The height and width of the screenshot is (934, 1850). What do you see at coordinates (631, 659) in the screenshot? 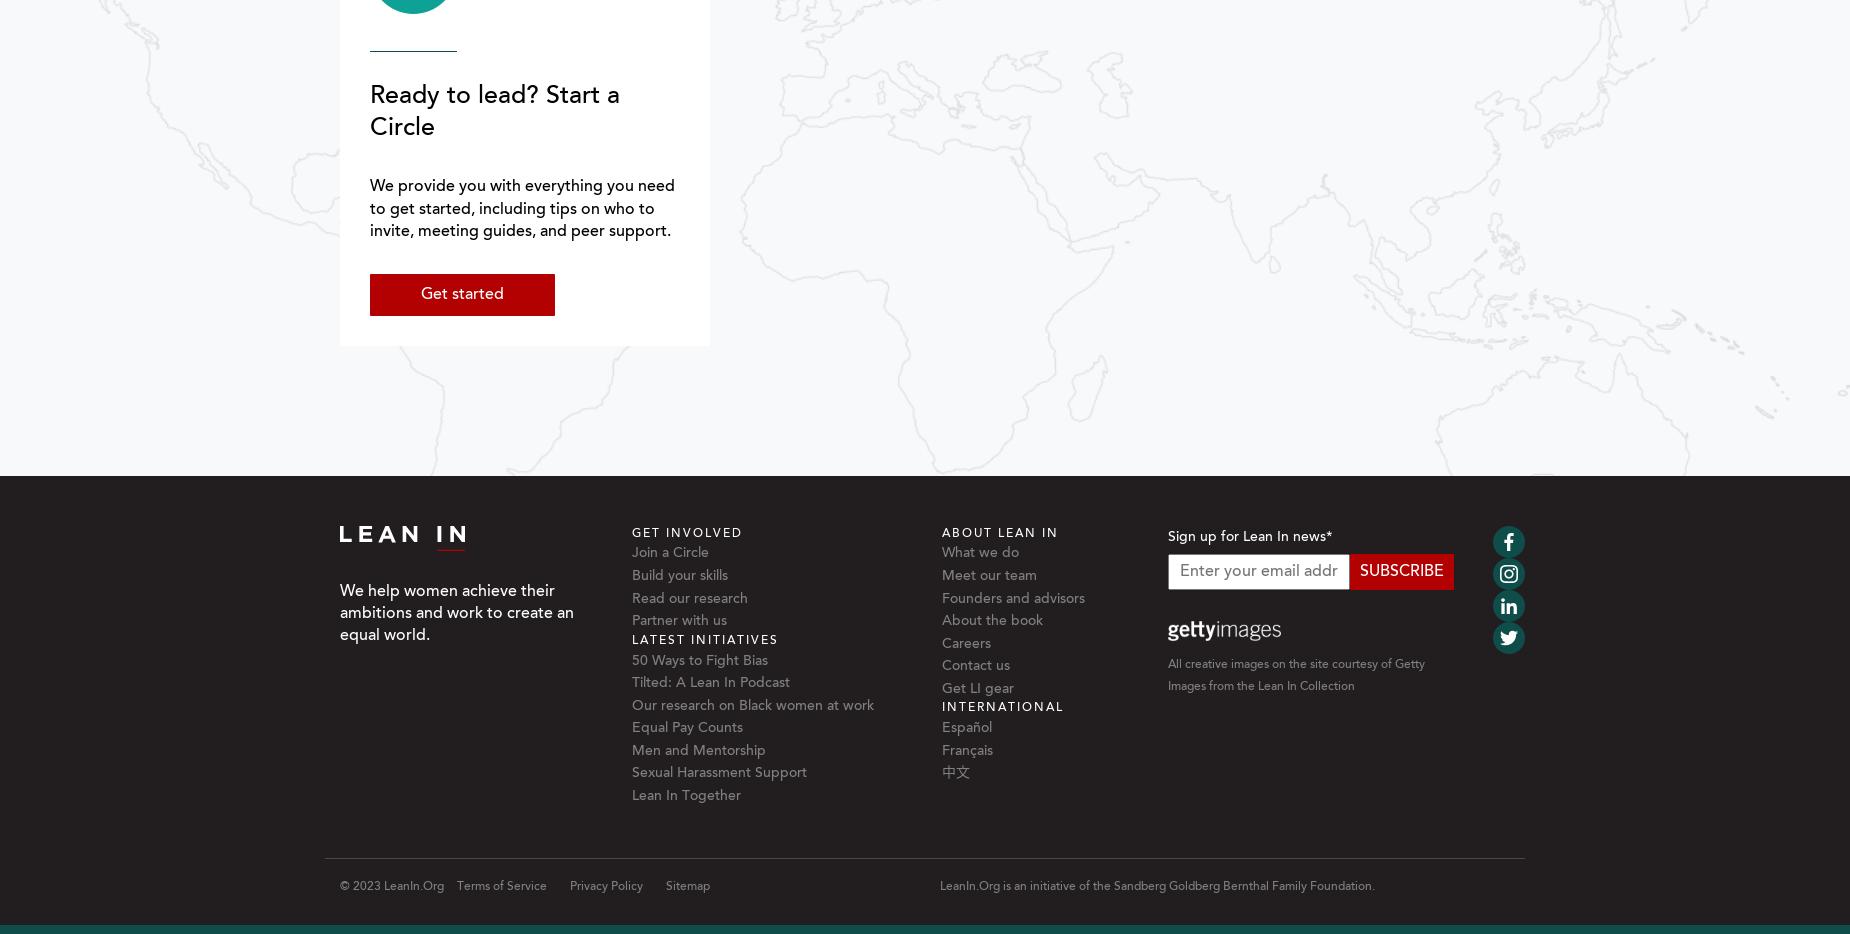
I see `'50 Ways to Fight Bias'` at bounding box center [631, 659].